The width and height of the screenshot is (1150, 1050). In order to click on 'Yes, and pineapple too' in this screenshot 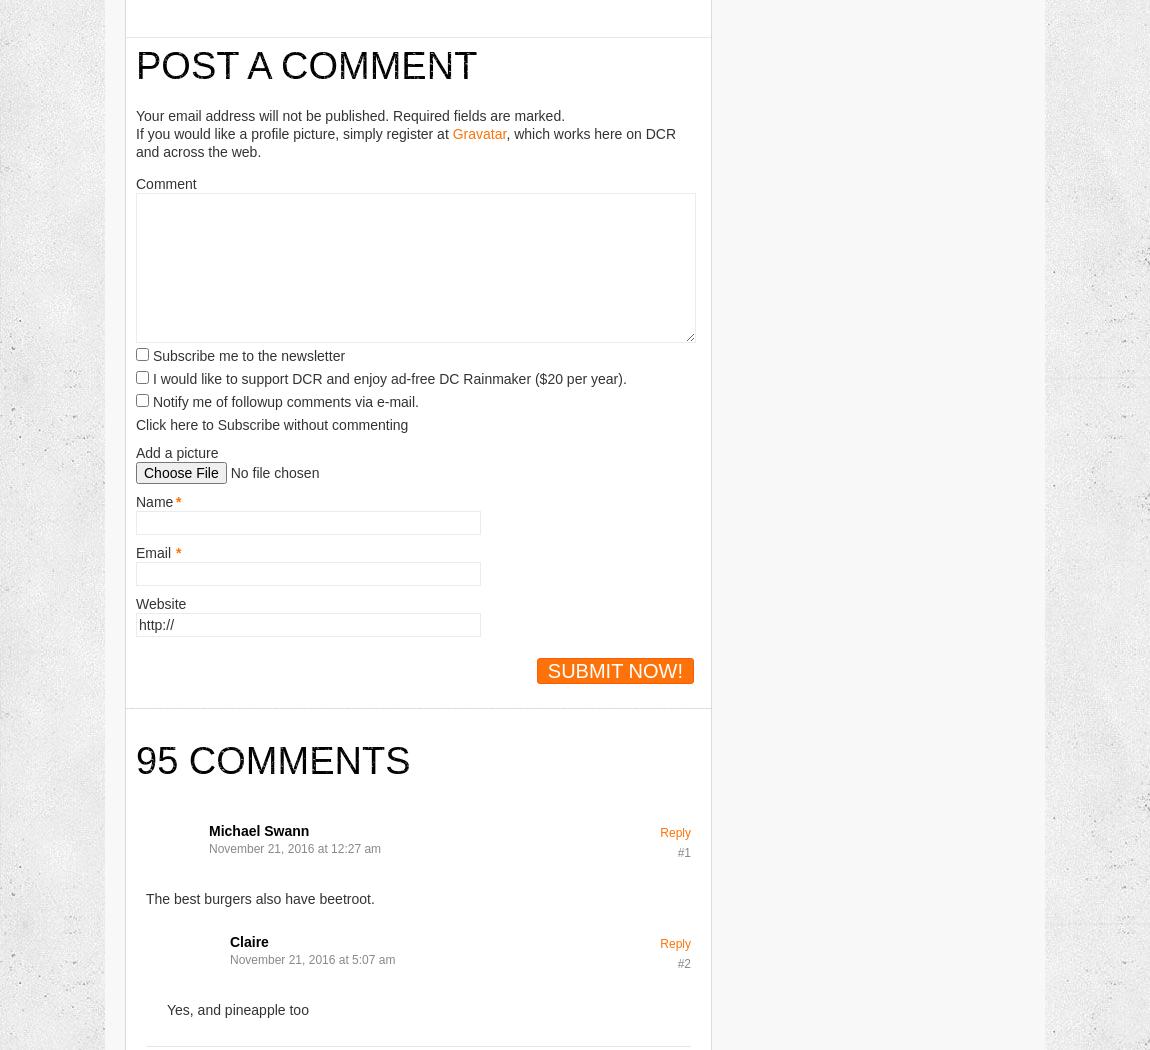, I will do `click(236, 1009)`.